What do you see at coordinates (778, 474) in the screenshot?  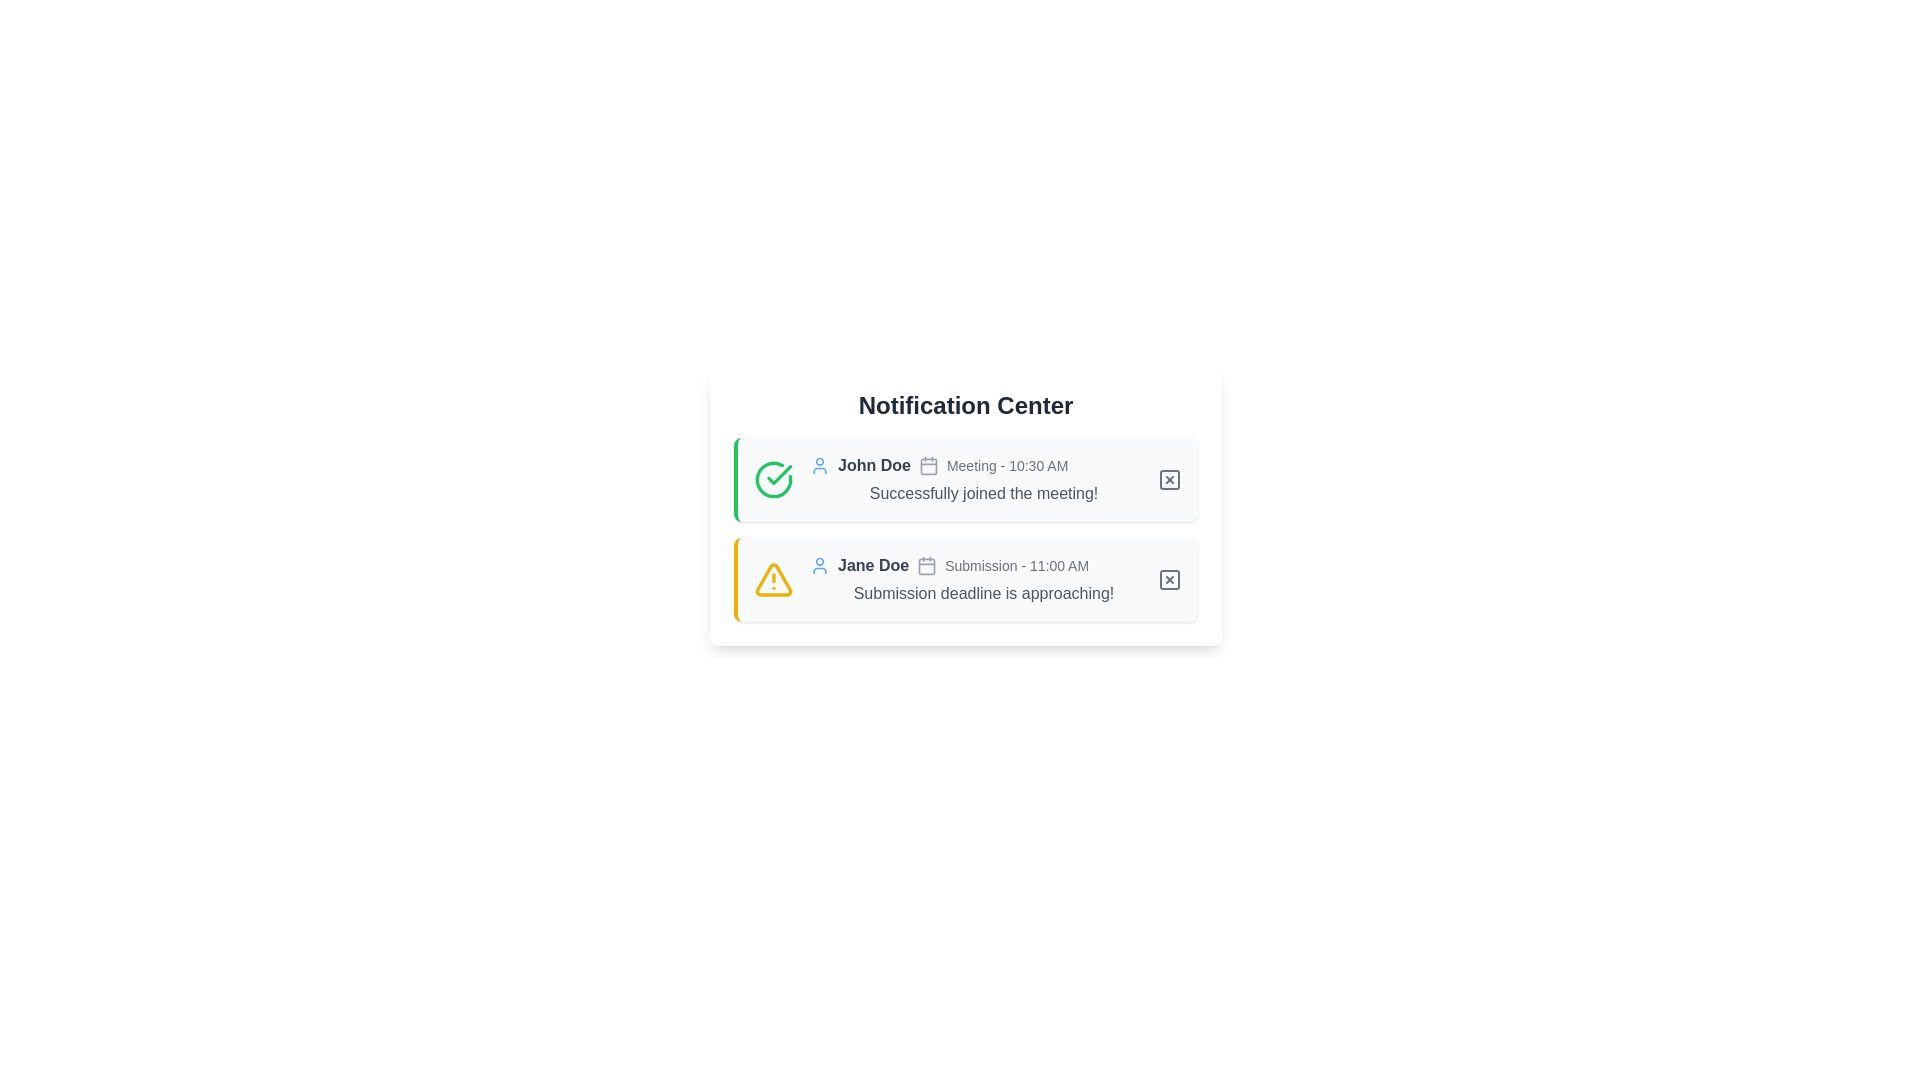 I see `the green check mark icon within the circular outline located on the left edge of the first notification card` at bounding box center [778, 474].